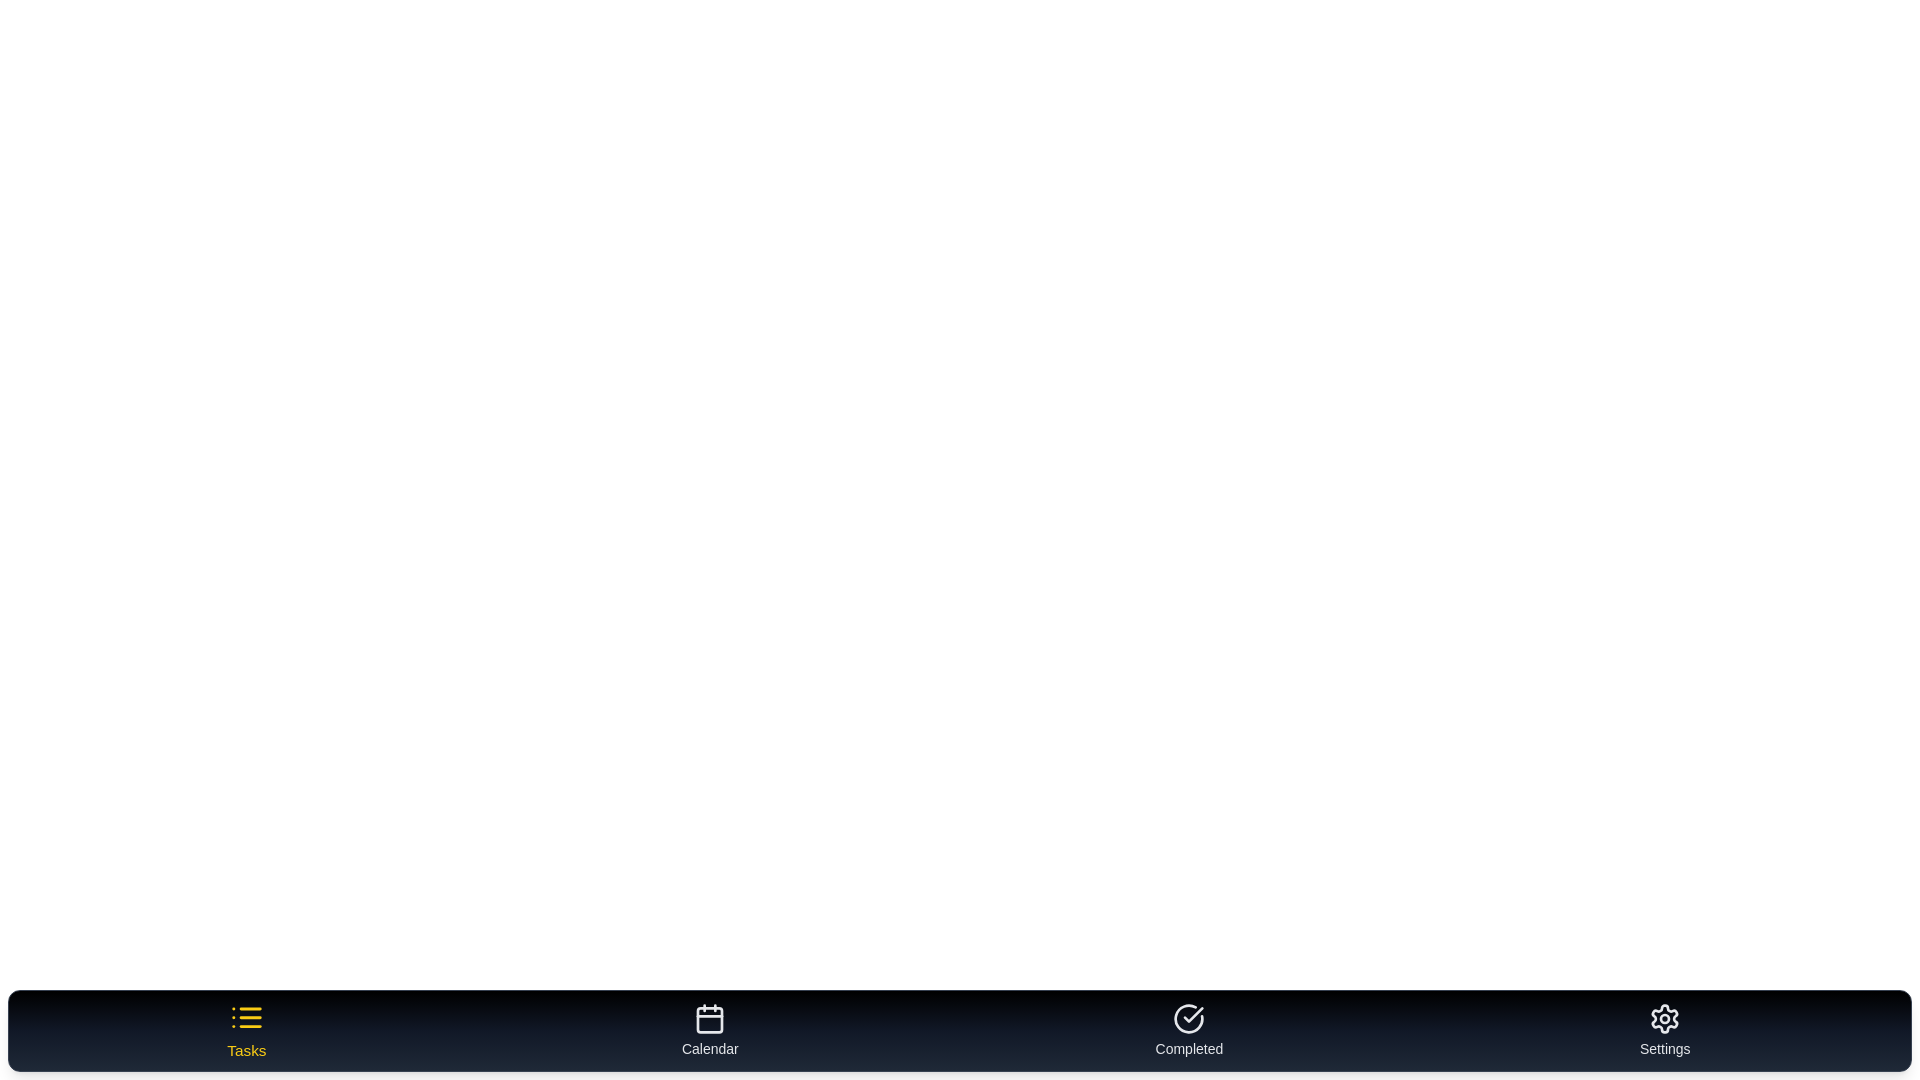 The height and width of the screenshot is (1080, 1920). I want to click on the tab labeled 'Calendar' to preview its behavior, so click(710, 1030).